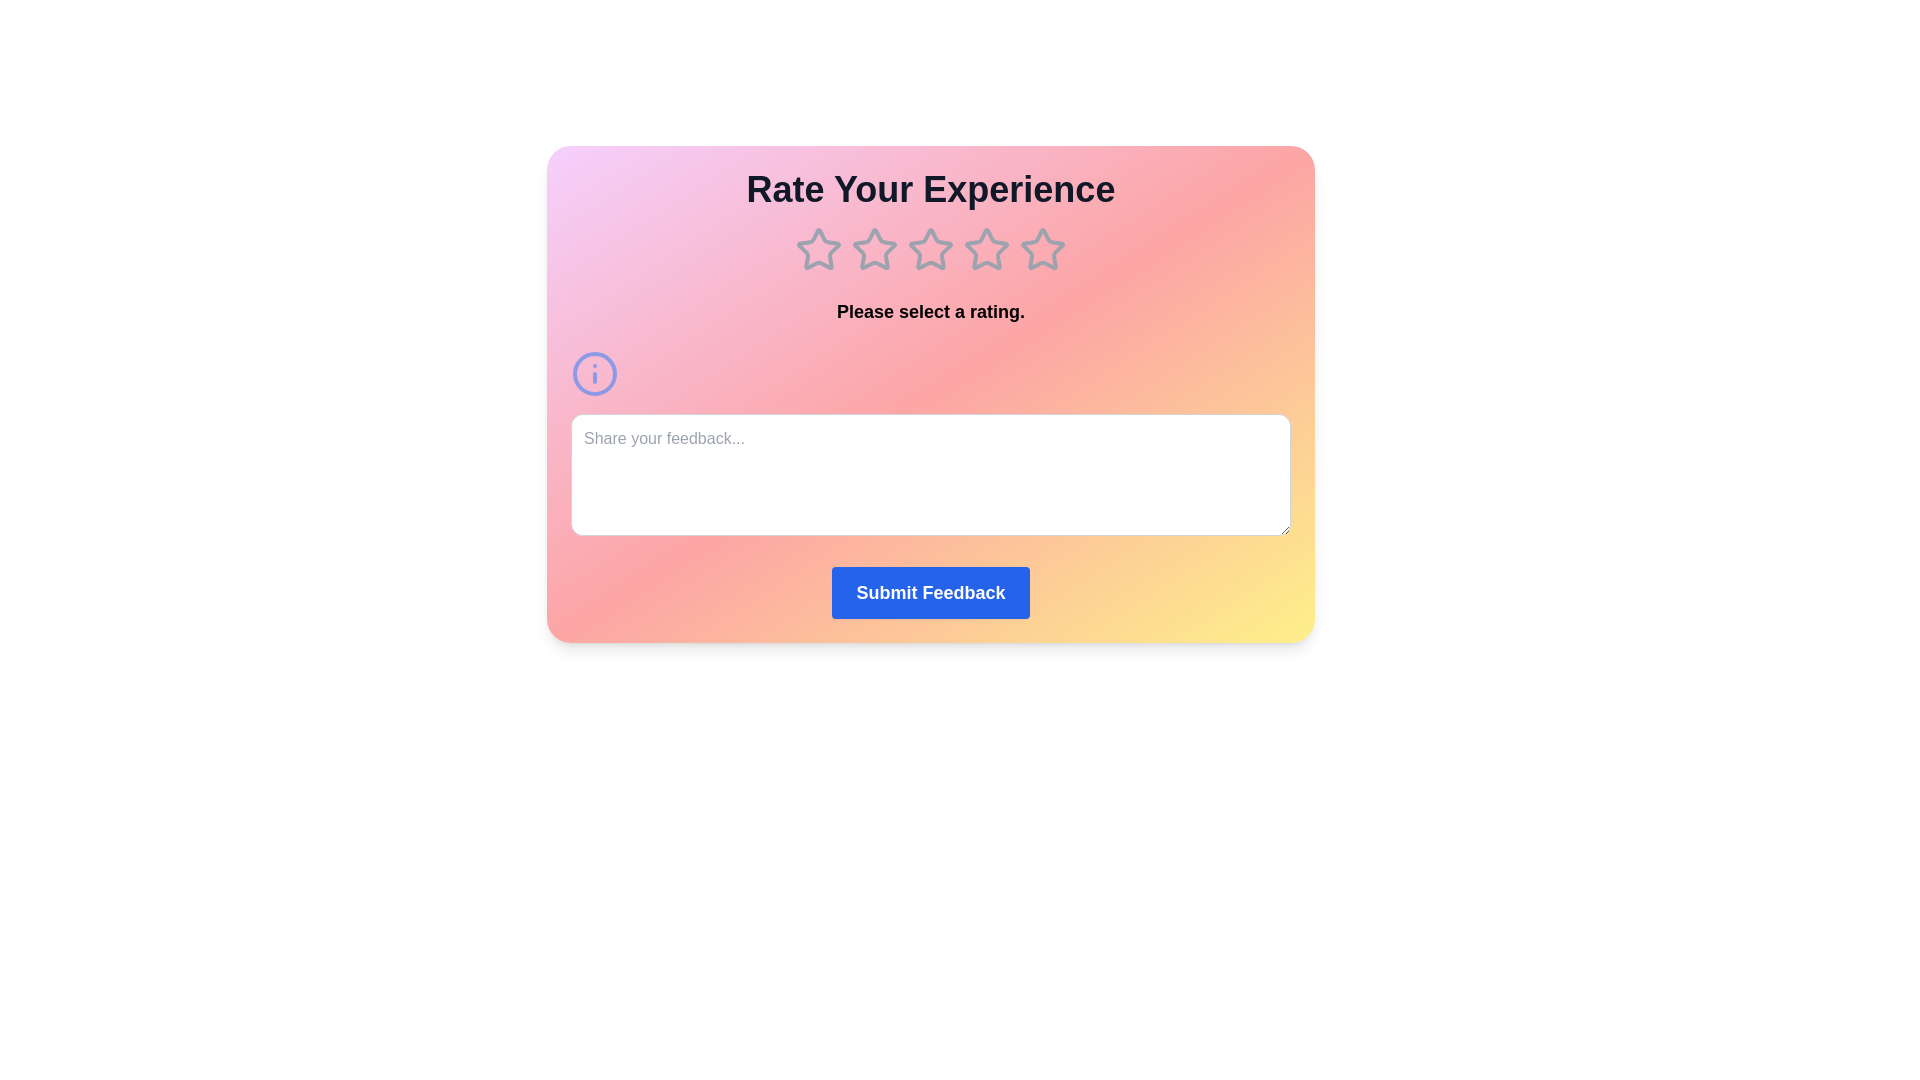 Image resolution: width=1920 pixels, height=1080 pixels. What do you see at coordinates (594, 374) in the screenshot?
I see `the info icon to display additional information` at bounding box center [594, 374].